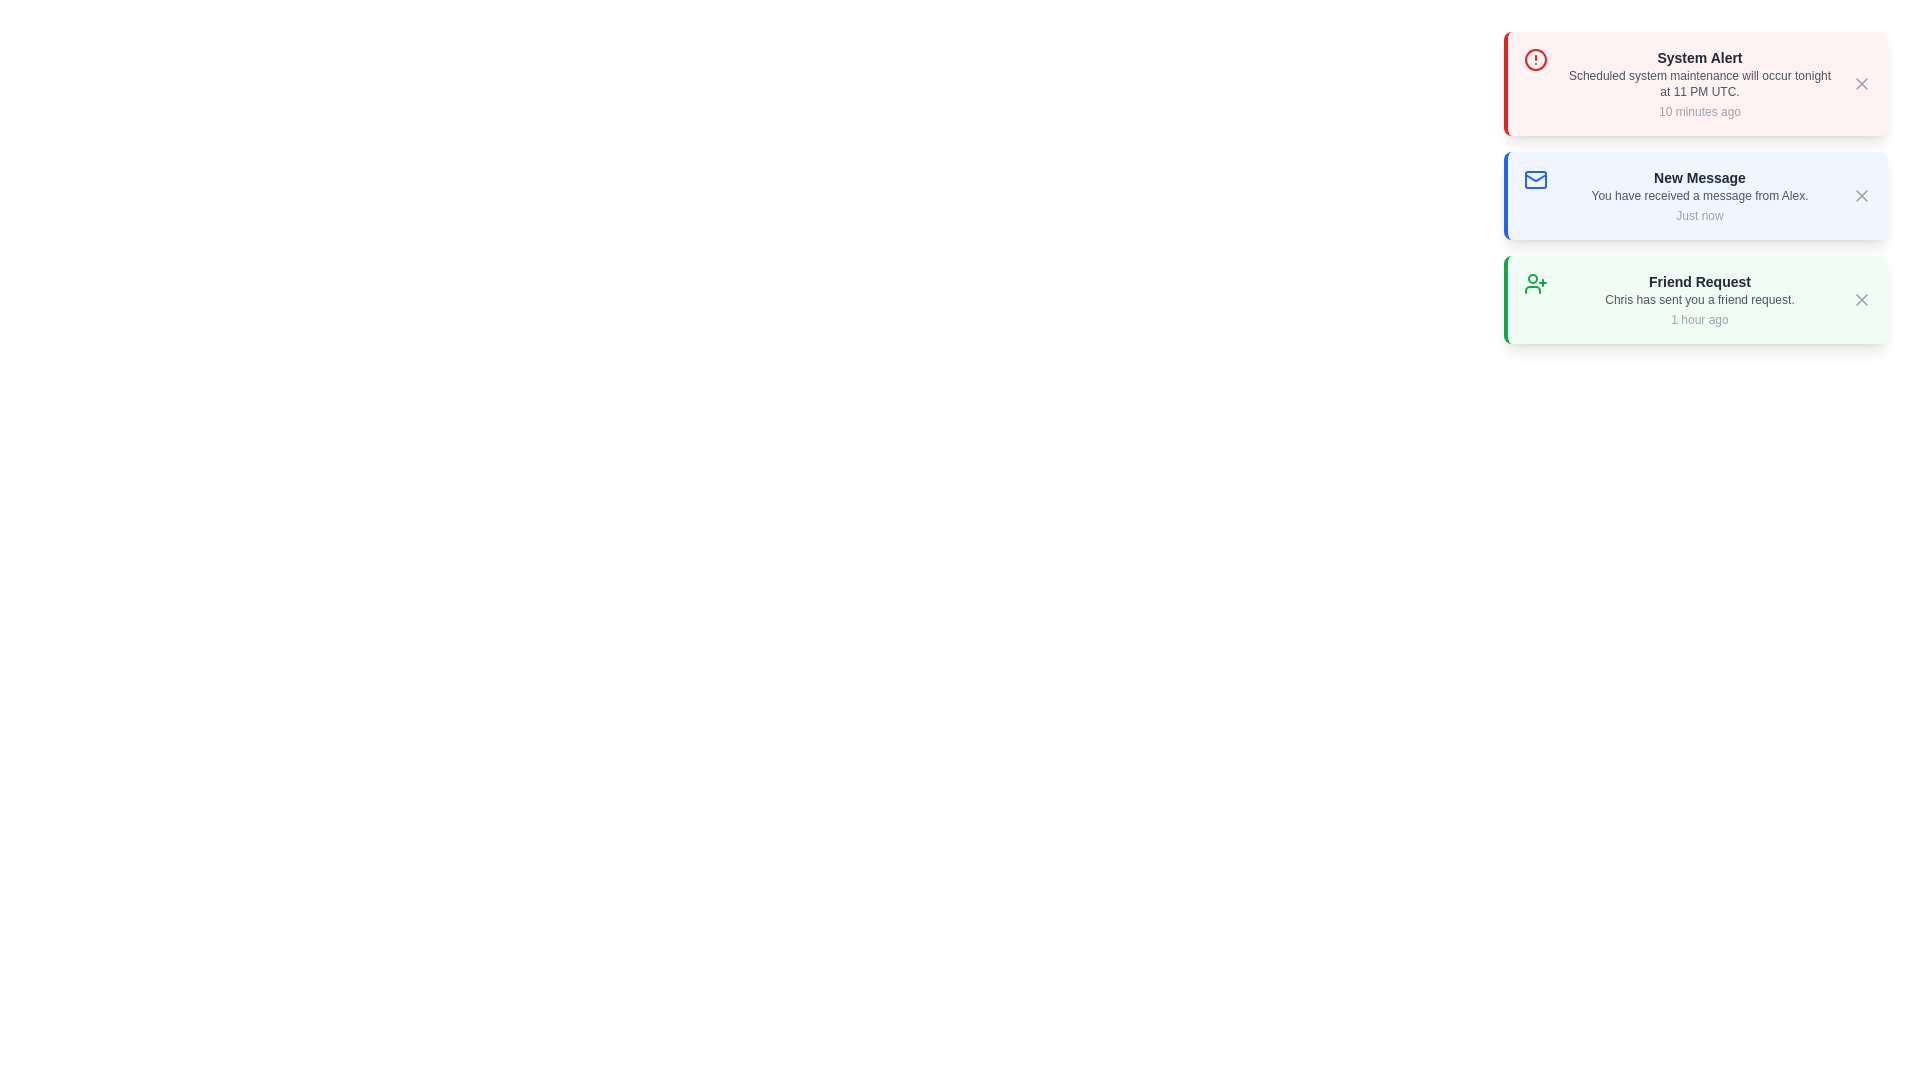 The height and width of the screenshot is (1080, 1920). Describe the element at coordinates (1861, 300) in the screenshot. I see `the dismiss icon button located in the upper-right section of the green 'Friend Request' notification card` at that location.